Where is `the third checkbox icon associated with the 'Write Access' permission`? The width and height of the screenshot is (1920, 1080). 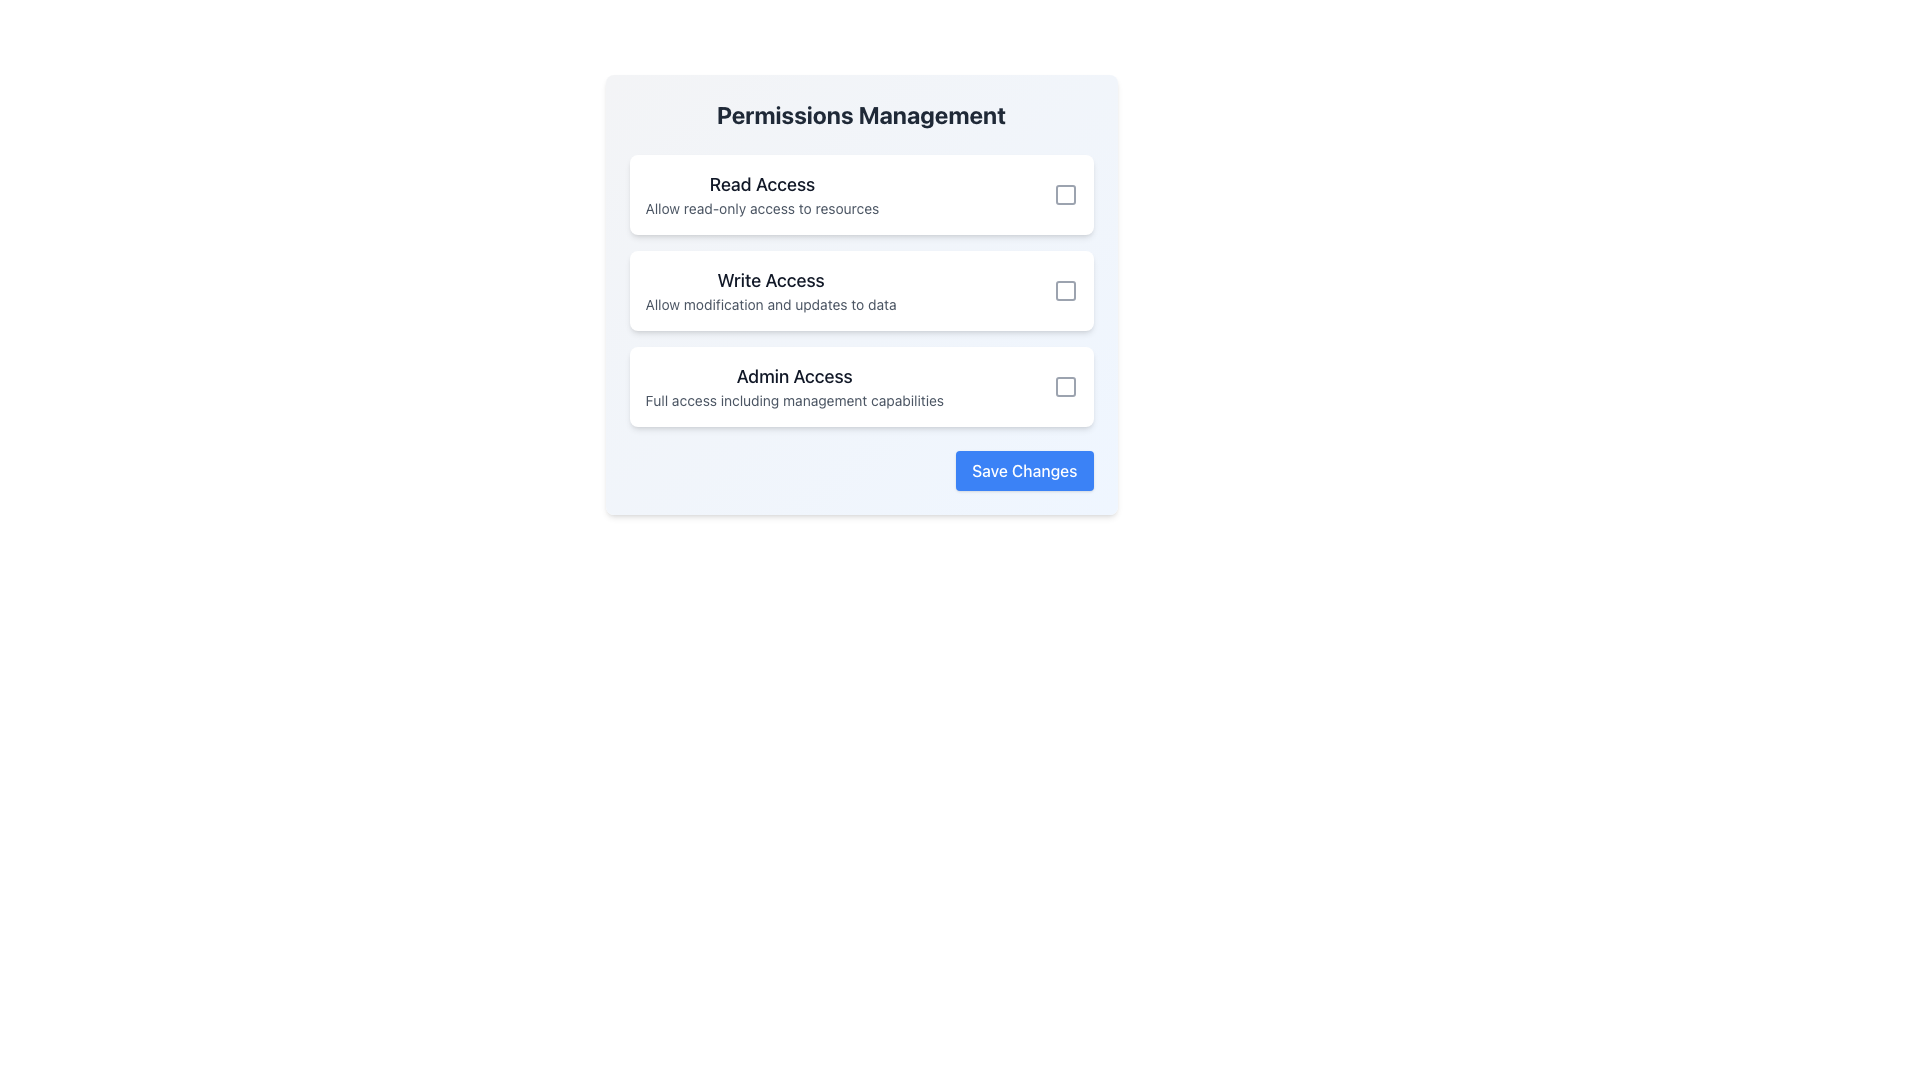
the third checkbox icon associated with the 'Write Access' permission is located at coordinates (1064, 290).